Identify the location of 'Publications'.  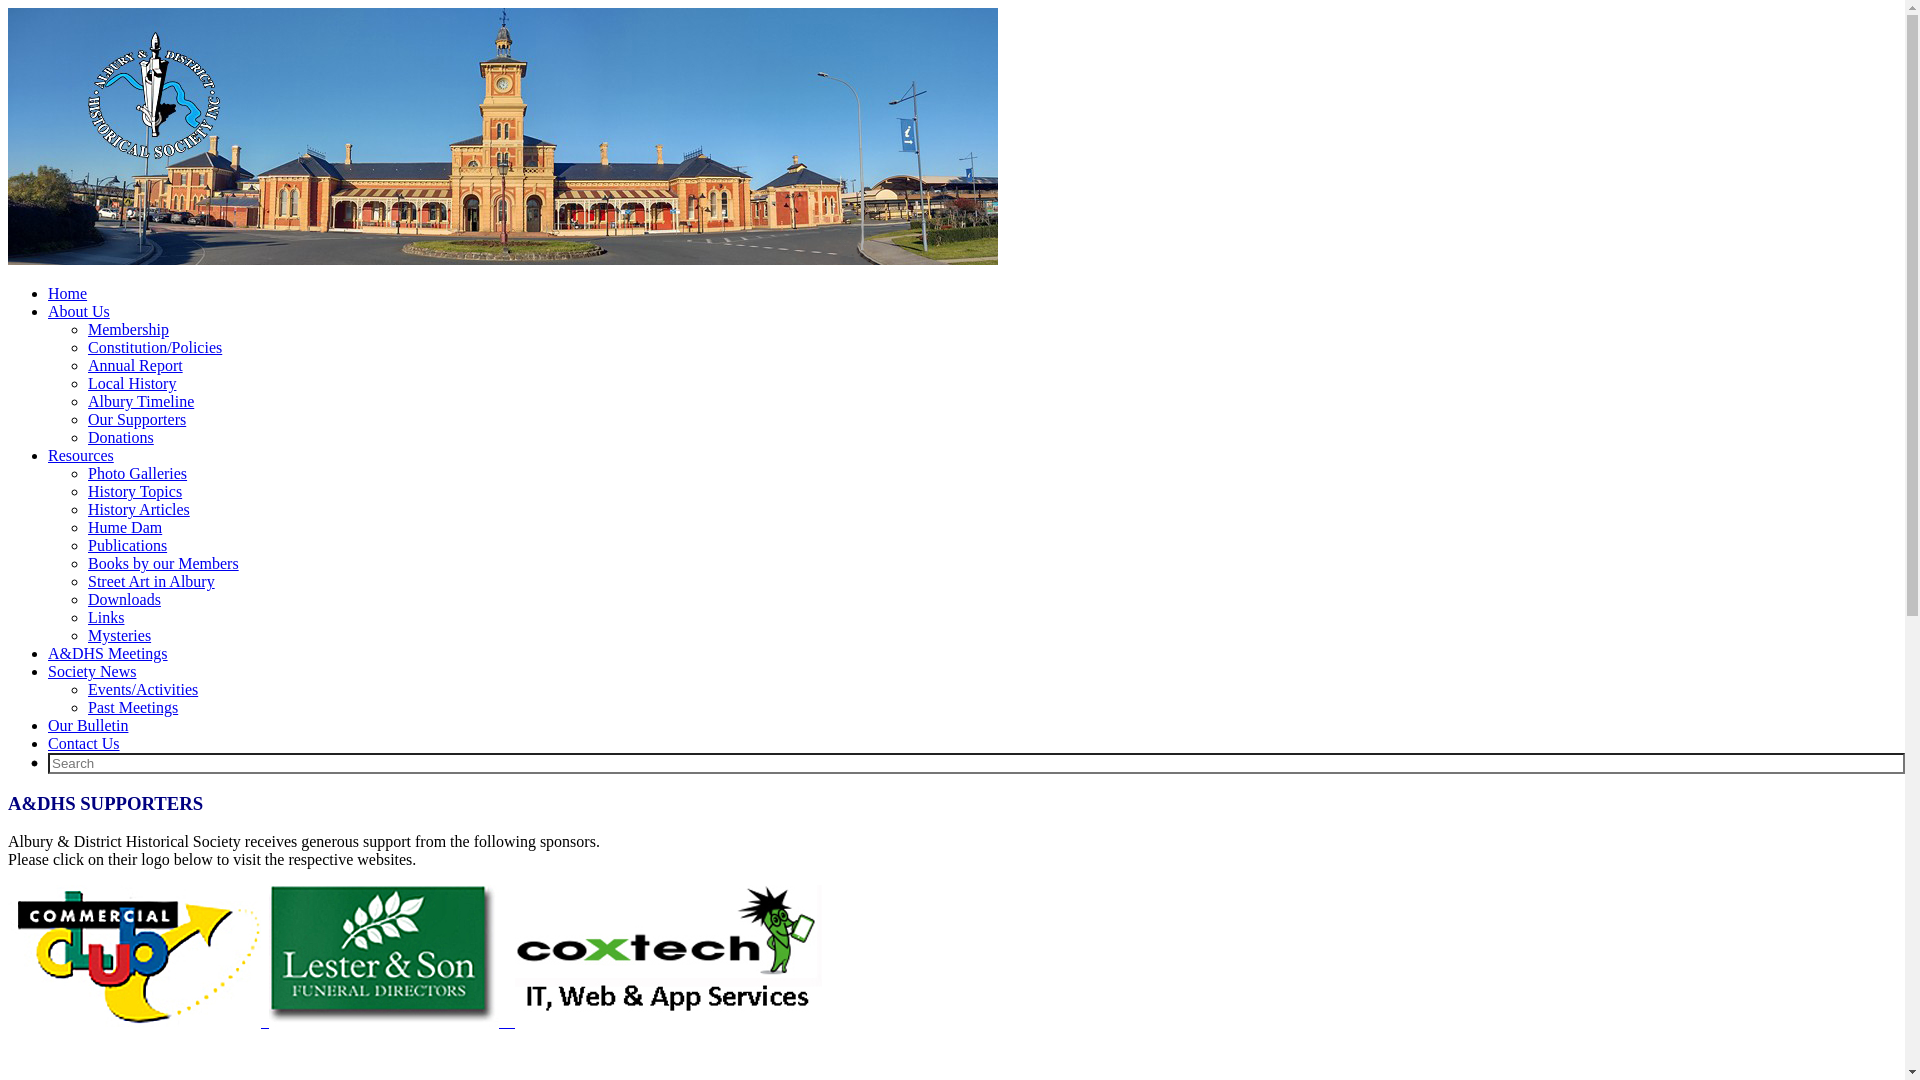
(126, 545).